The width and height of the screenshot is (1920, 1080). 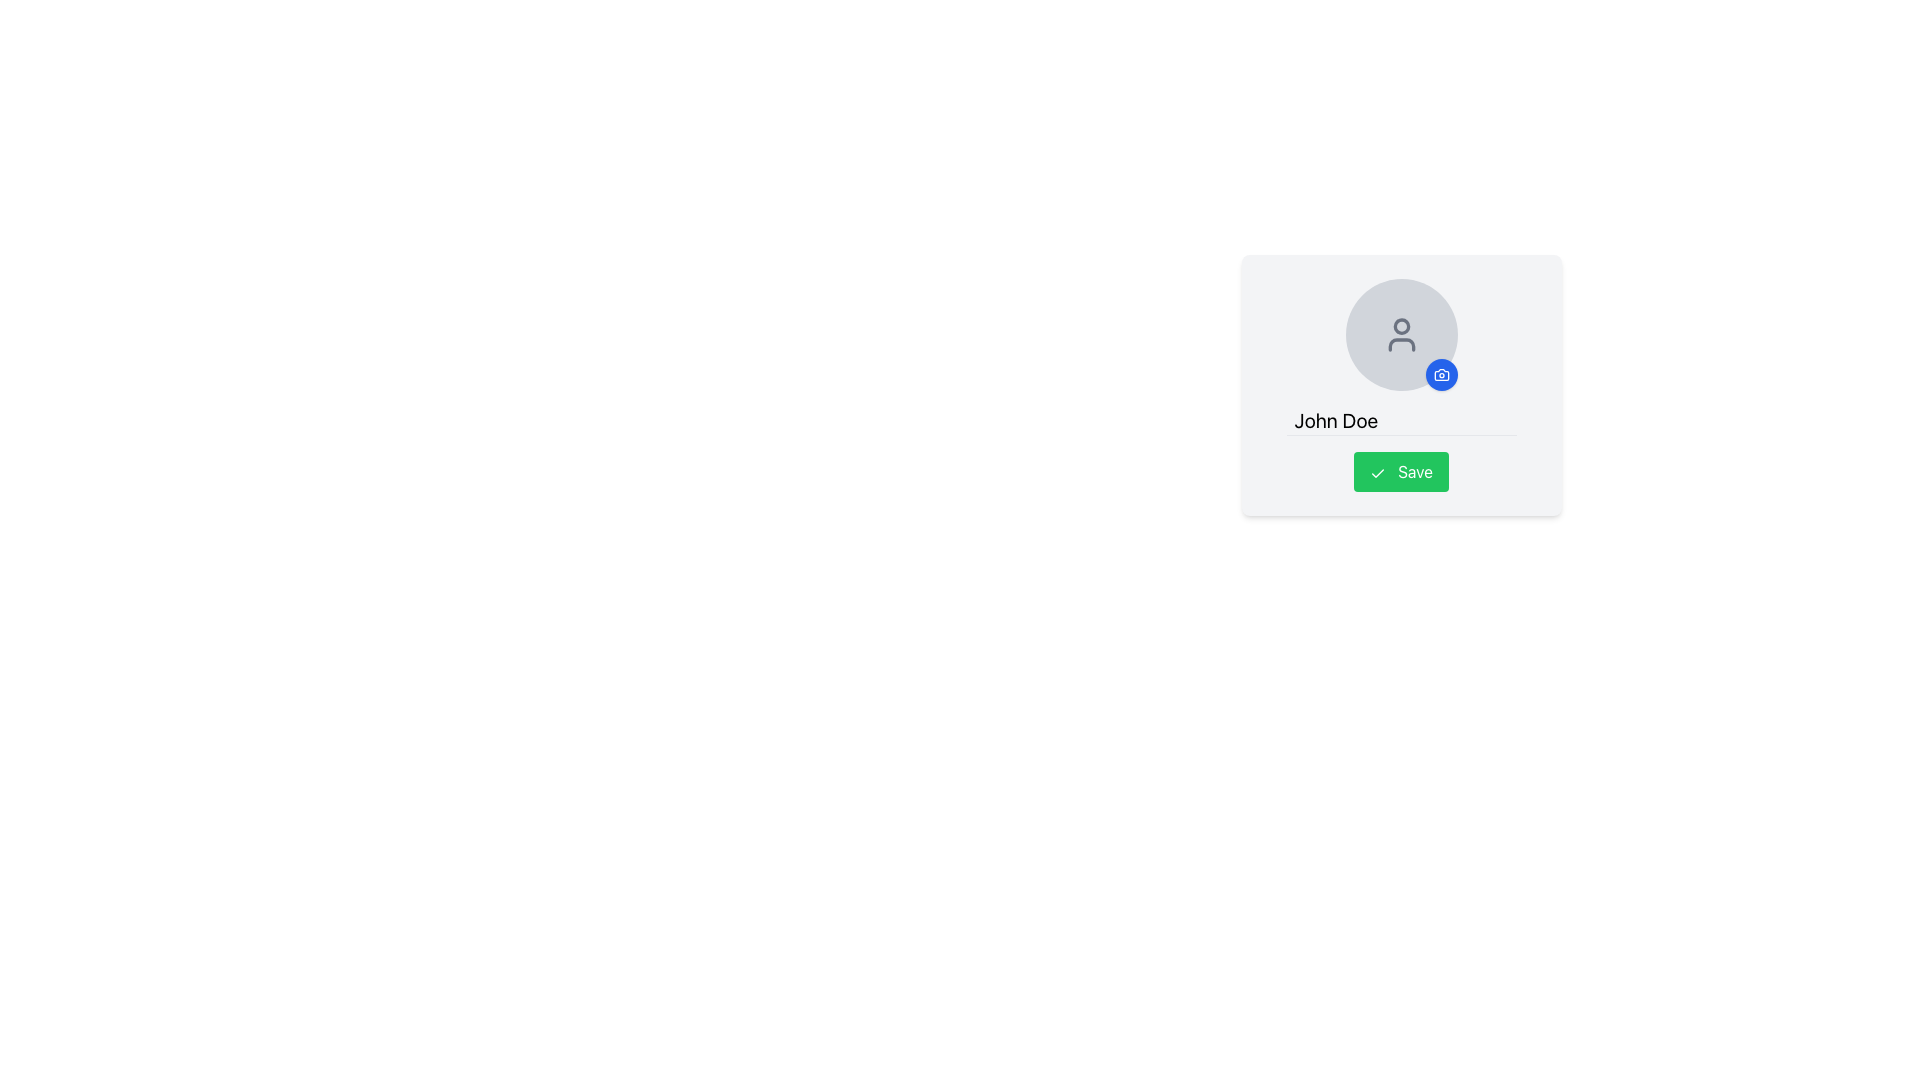 What do you see at coordinates (1400, 471) in the screenshot?
I see `the save button located at the bottom area of the card layout, which is centered horizontally beneath the name label 'John Doe', to visualize the styling change` at bounding box center [1400, 471].